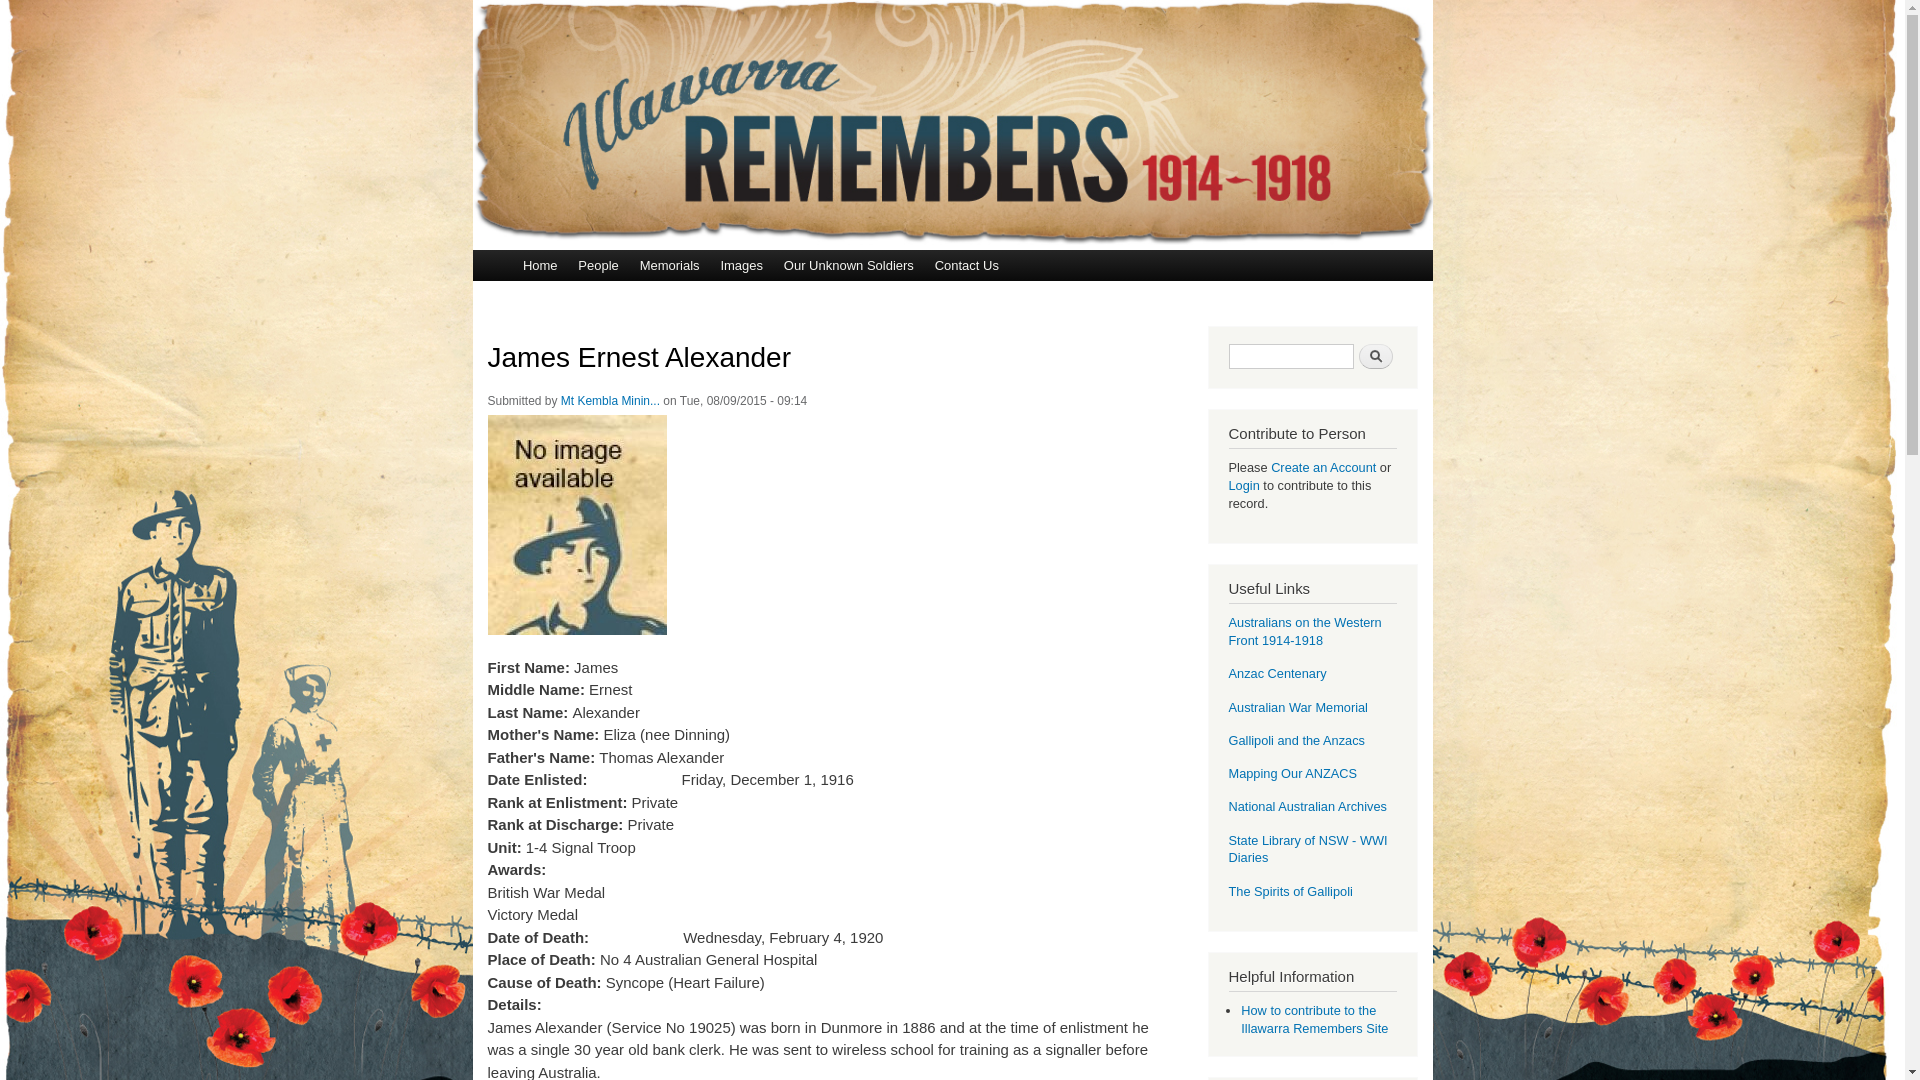  Describe the element at coordinates (1290, 890) in the screenshot. I see `'The Spirits of Gallipoli'` at that location.